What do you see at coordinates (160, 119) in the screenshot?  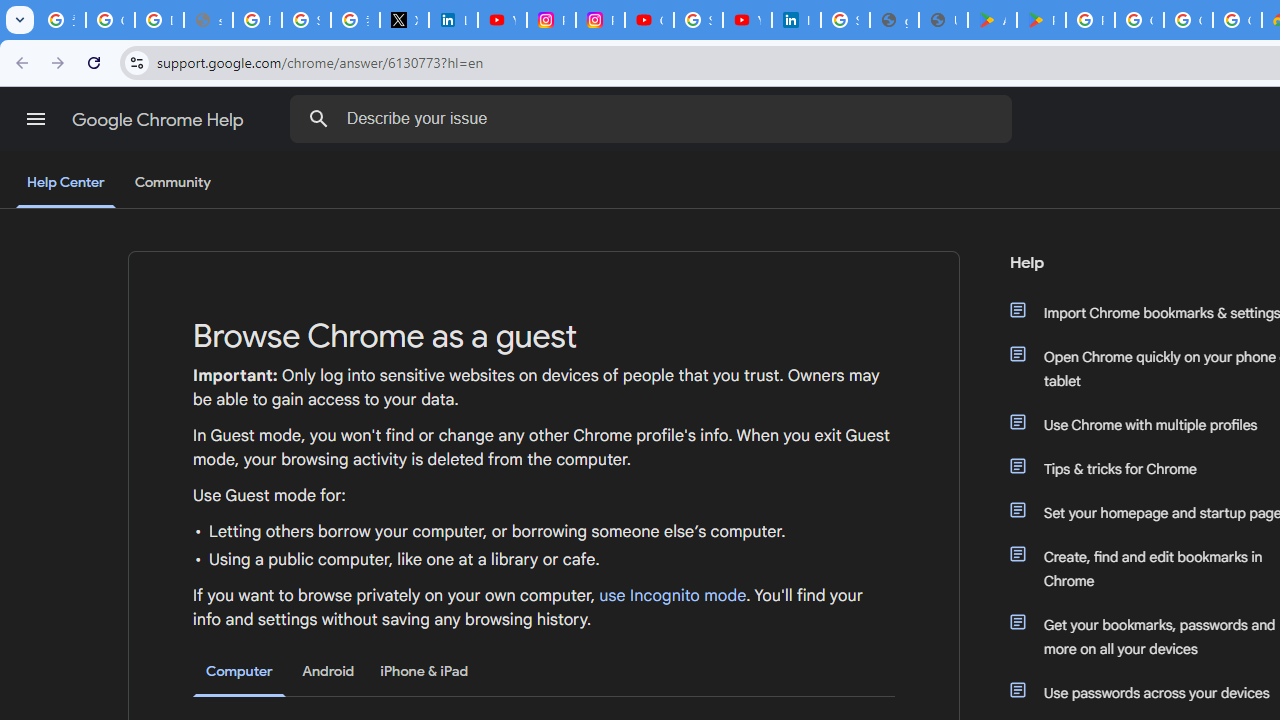 I see `'Google Chrome Help'` at bounding box center [160, 119].